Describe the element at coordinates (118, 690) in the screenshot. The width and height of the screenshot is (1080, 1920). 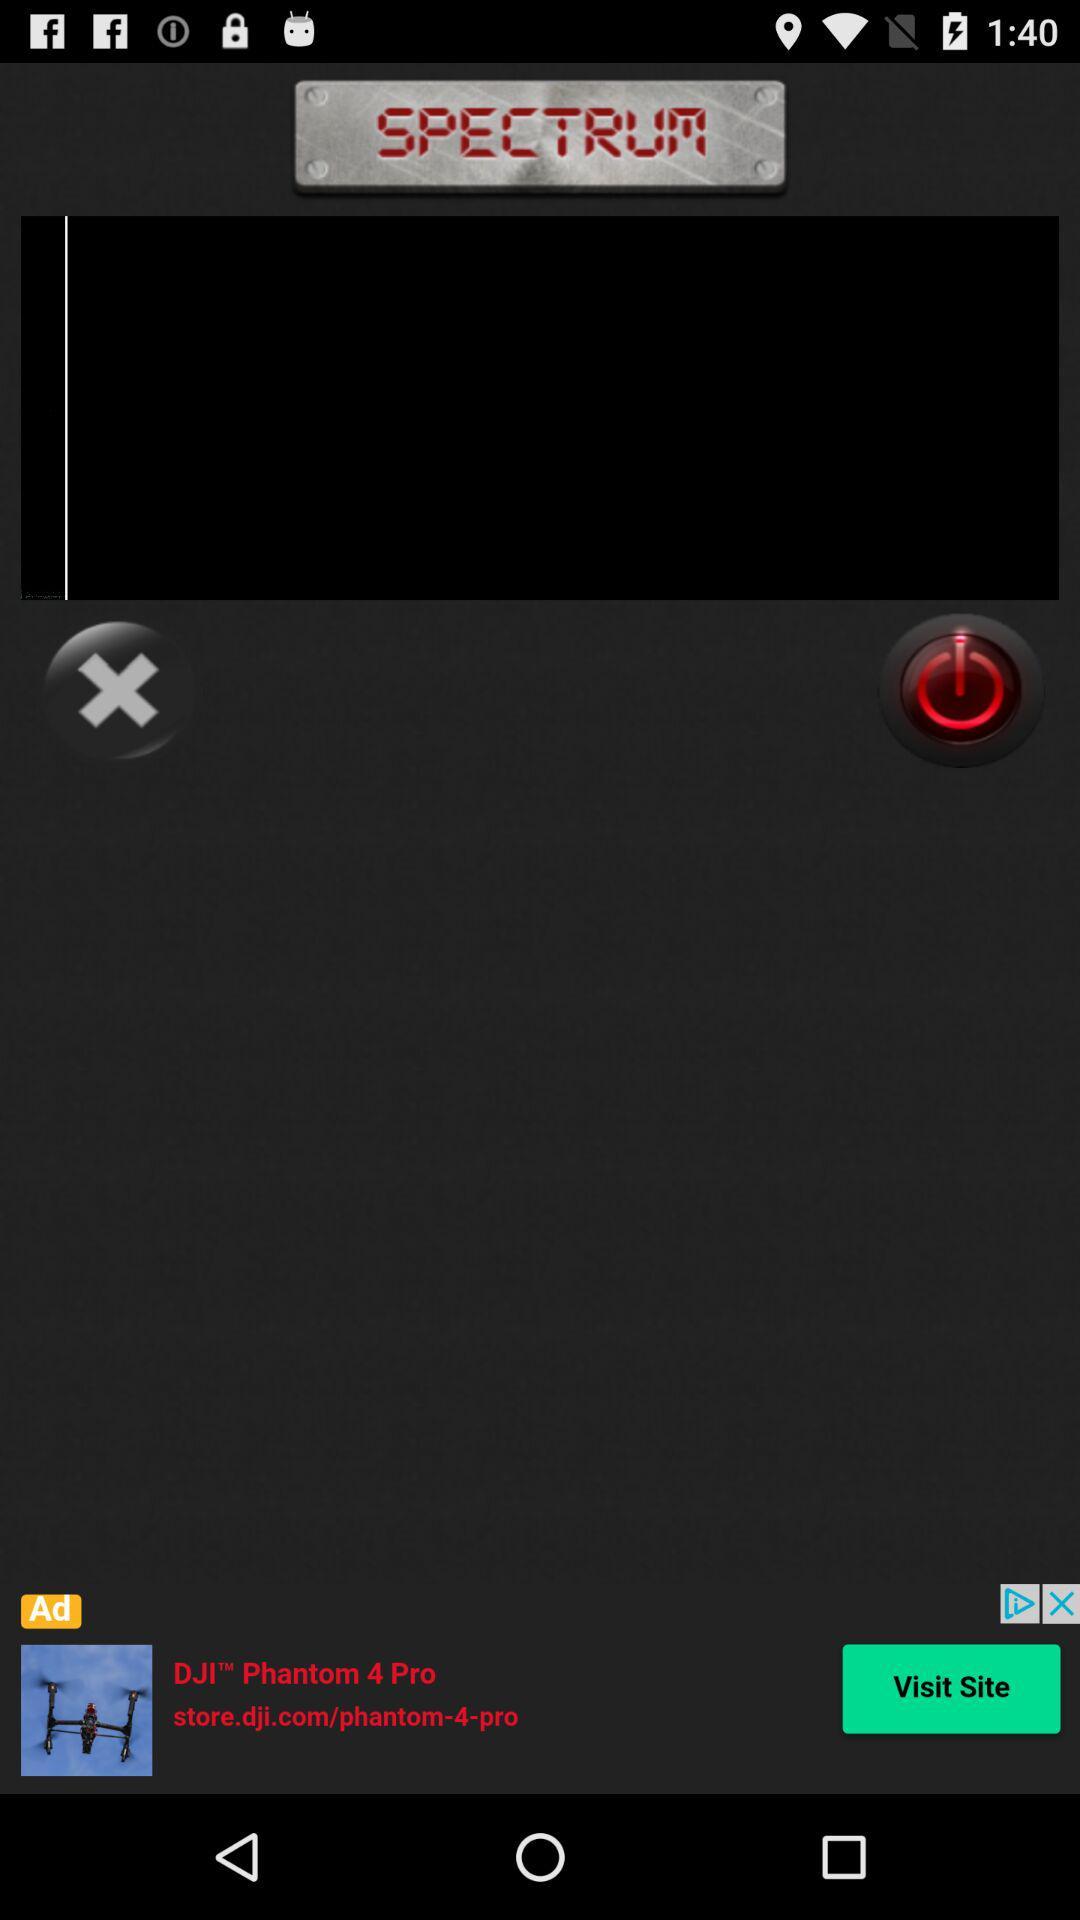
I see `button` at that location.